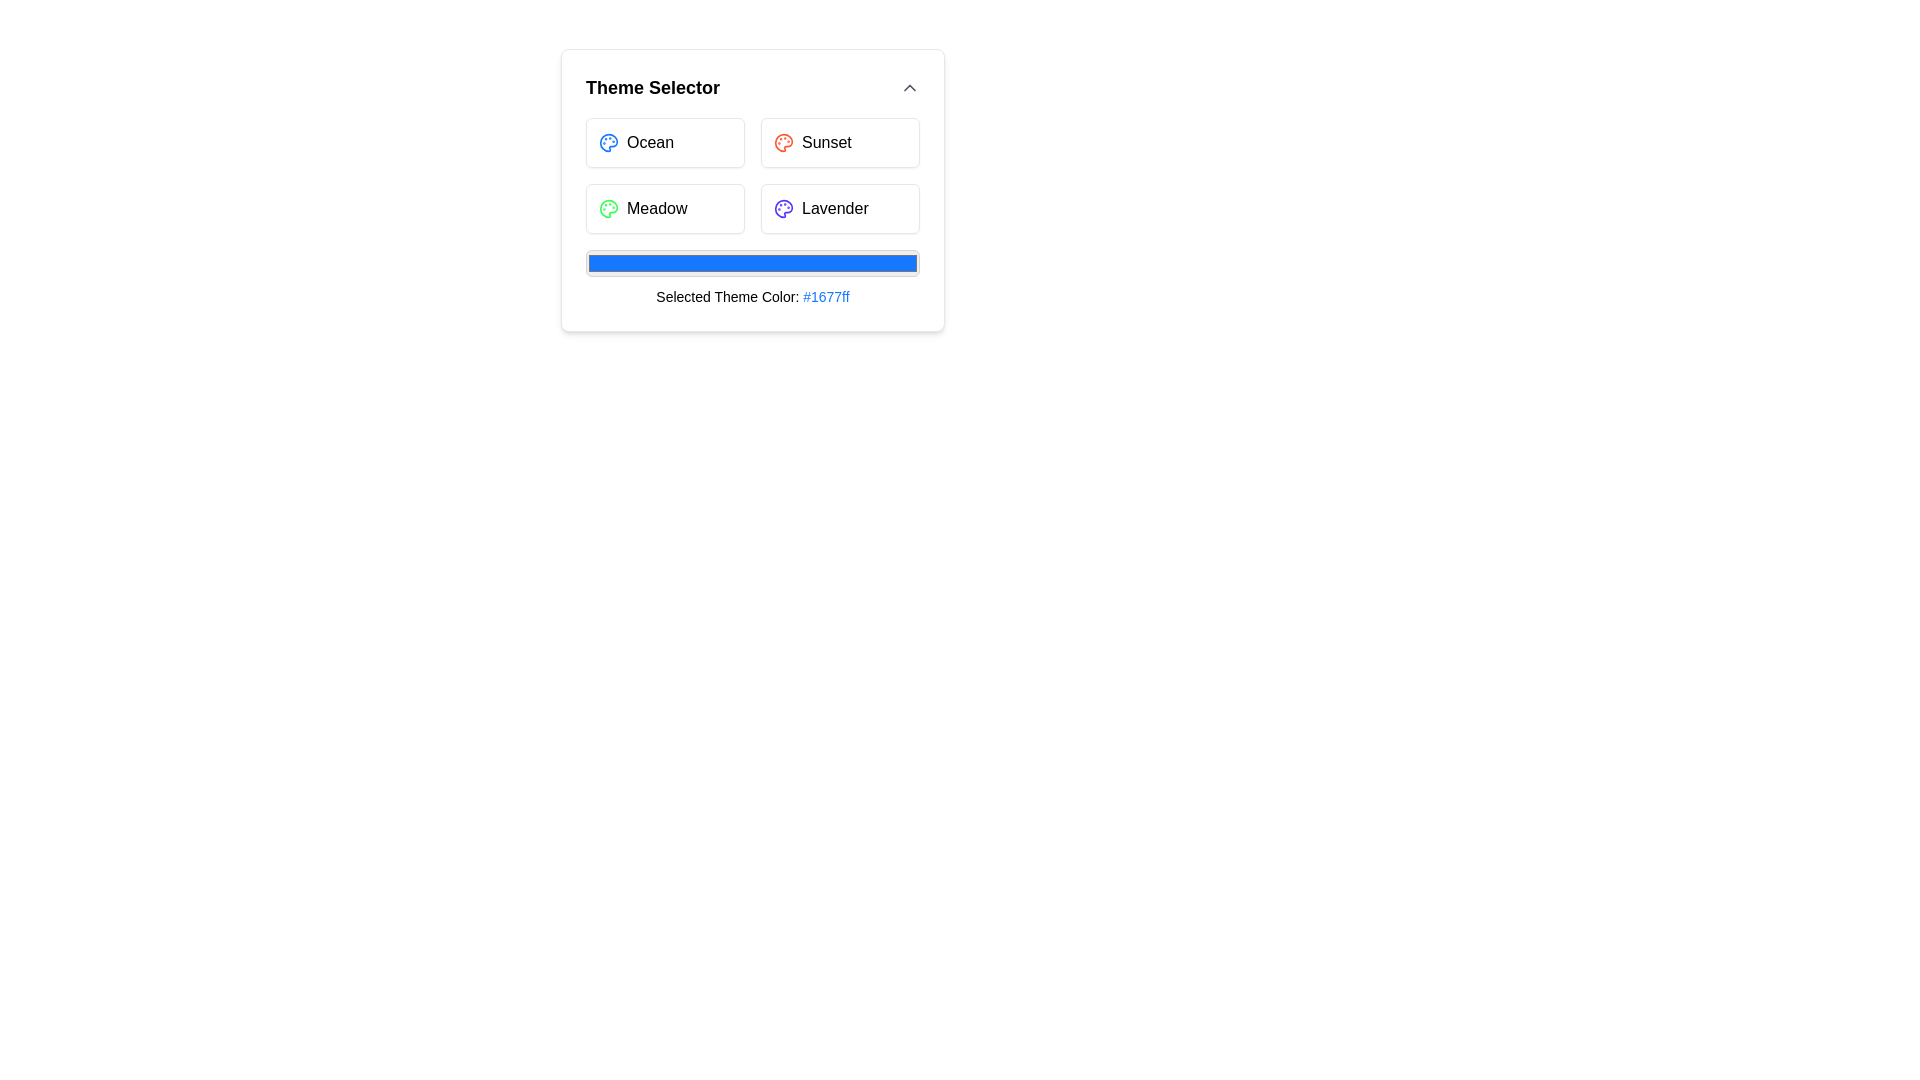 Image resolution: width=1920 pixels, height=1080 pixels. I want to click on hexadecimal color code displayed in the static text element located below the horizontal blue bar and theme selection buttons in the theme selector module, so click(826, 297).